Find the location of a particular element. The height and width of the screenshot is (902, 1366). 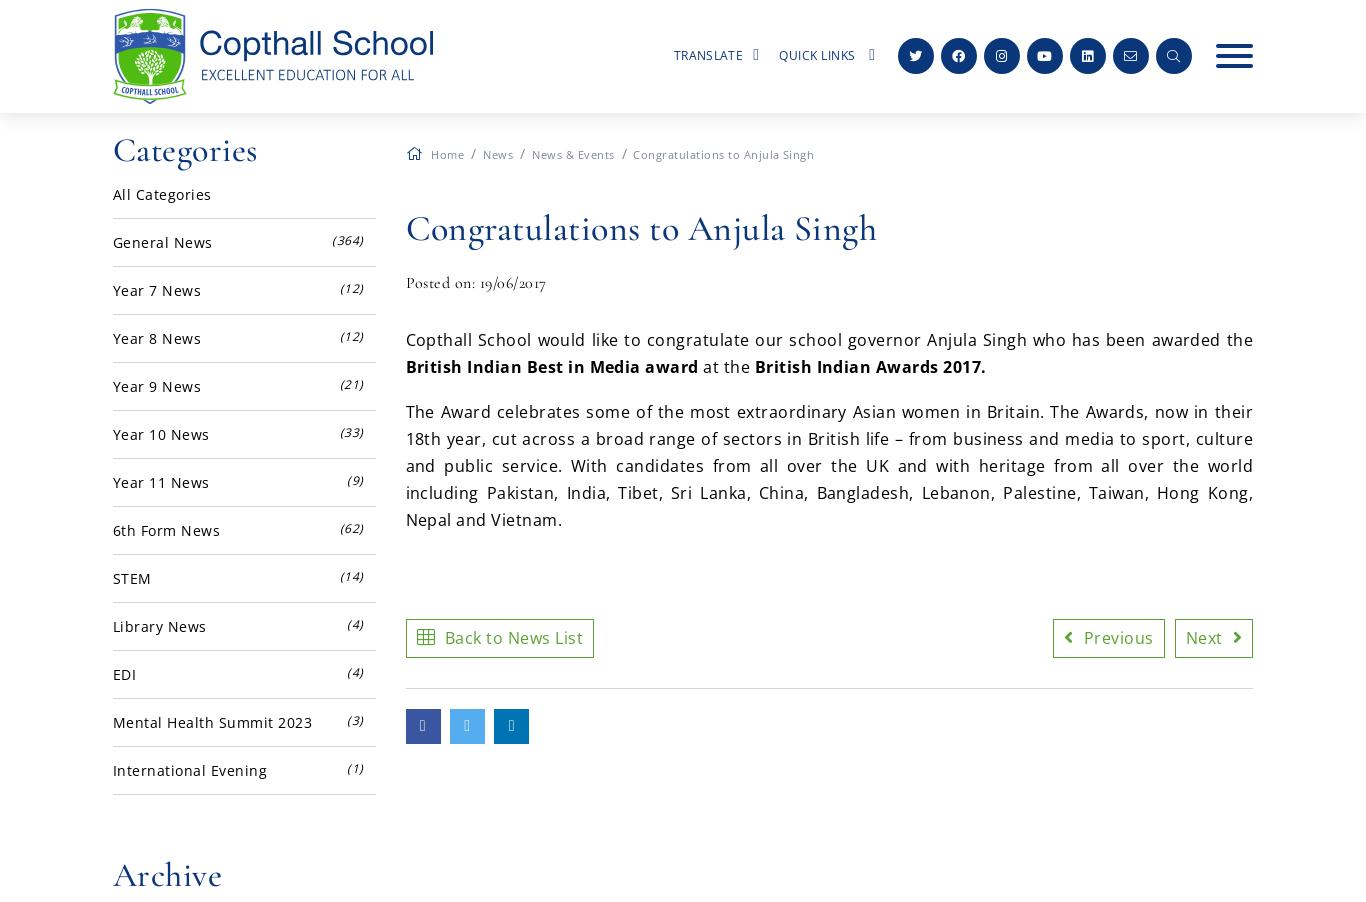

'Mental Health Summit 2023' is located at coordinates (211, 722).